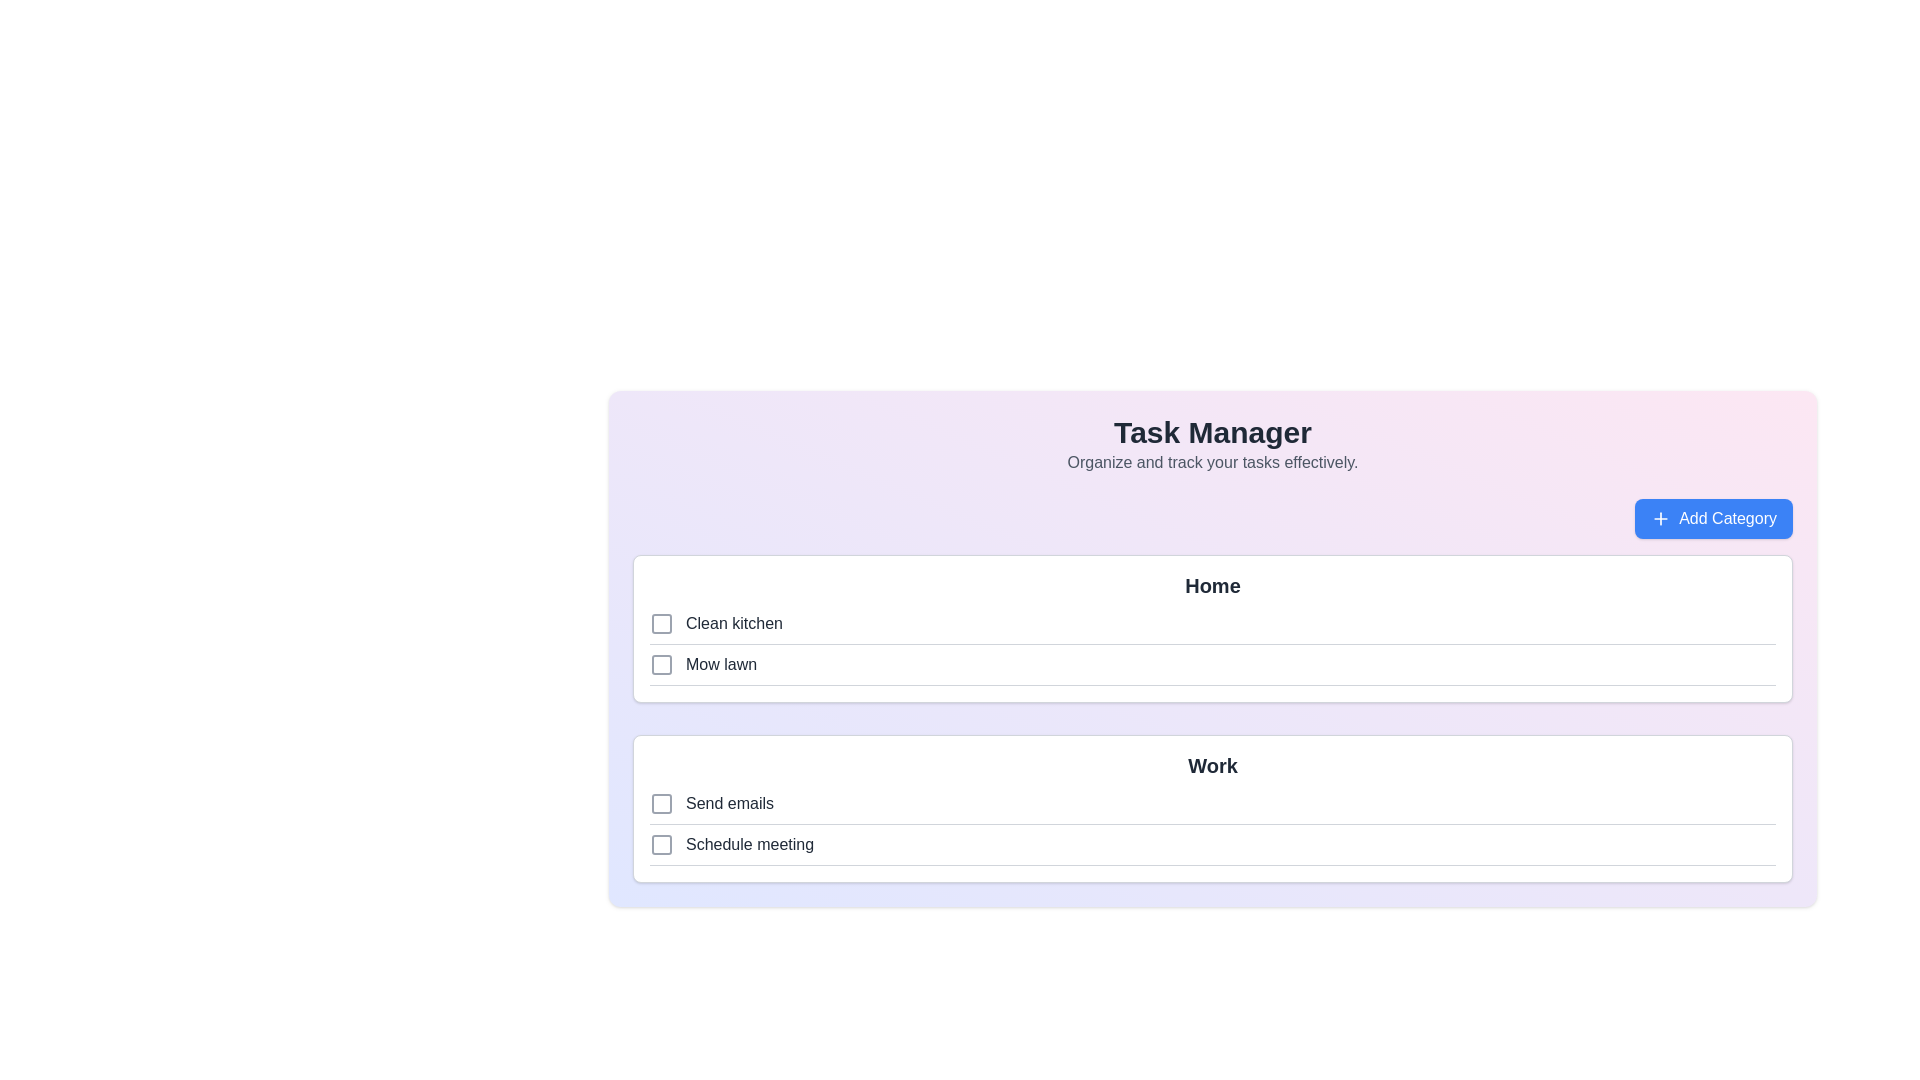 The image size is (1920, 1080). What do you see at coordinates (1212, 462) in the screenshot?
I see `the text element located directly below the title 'Task Manager', which summarizes the application's functionality` at bounding box center [1212, 462].